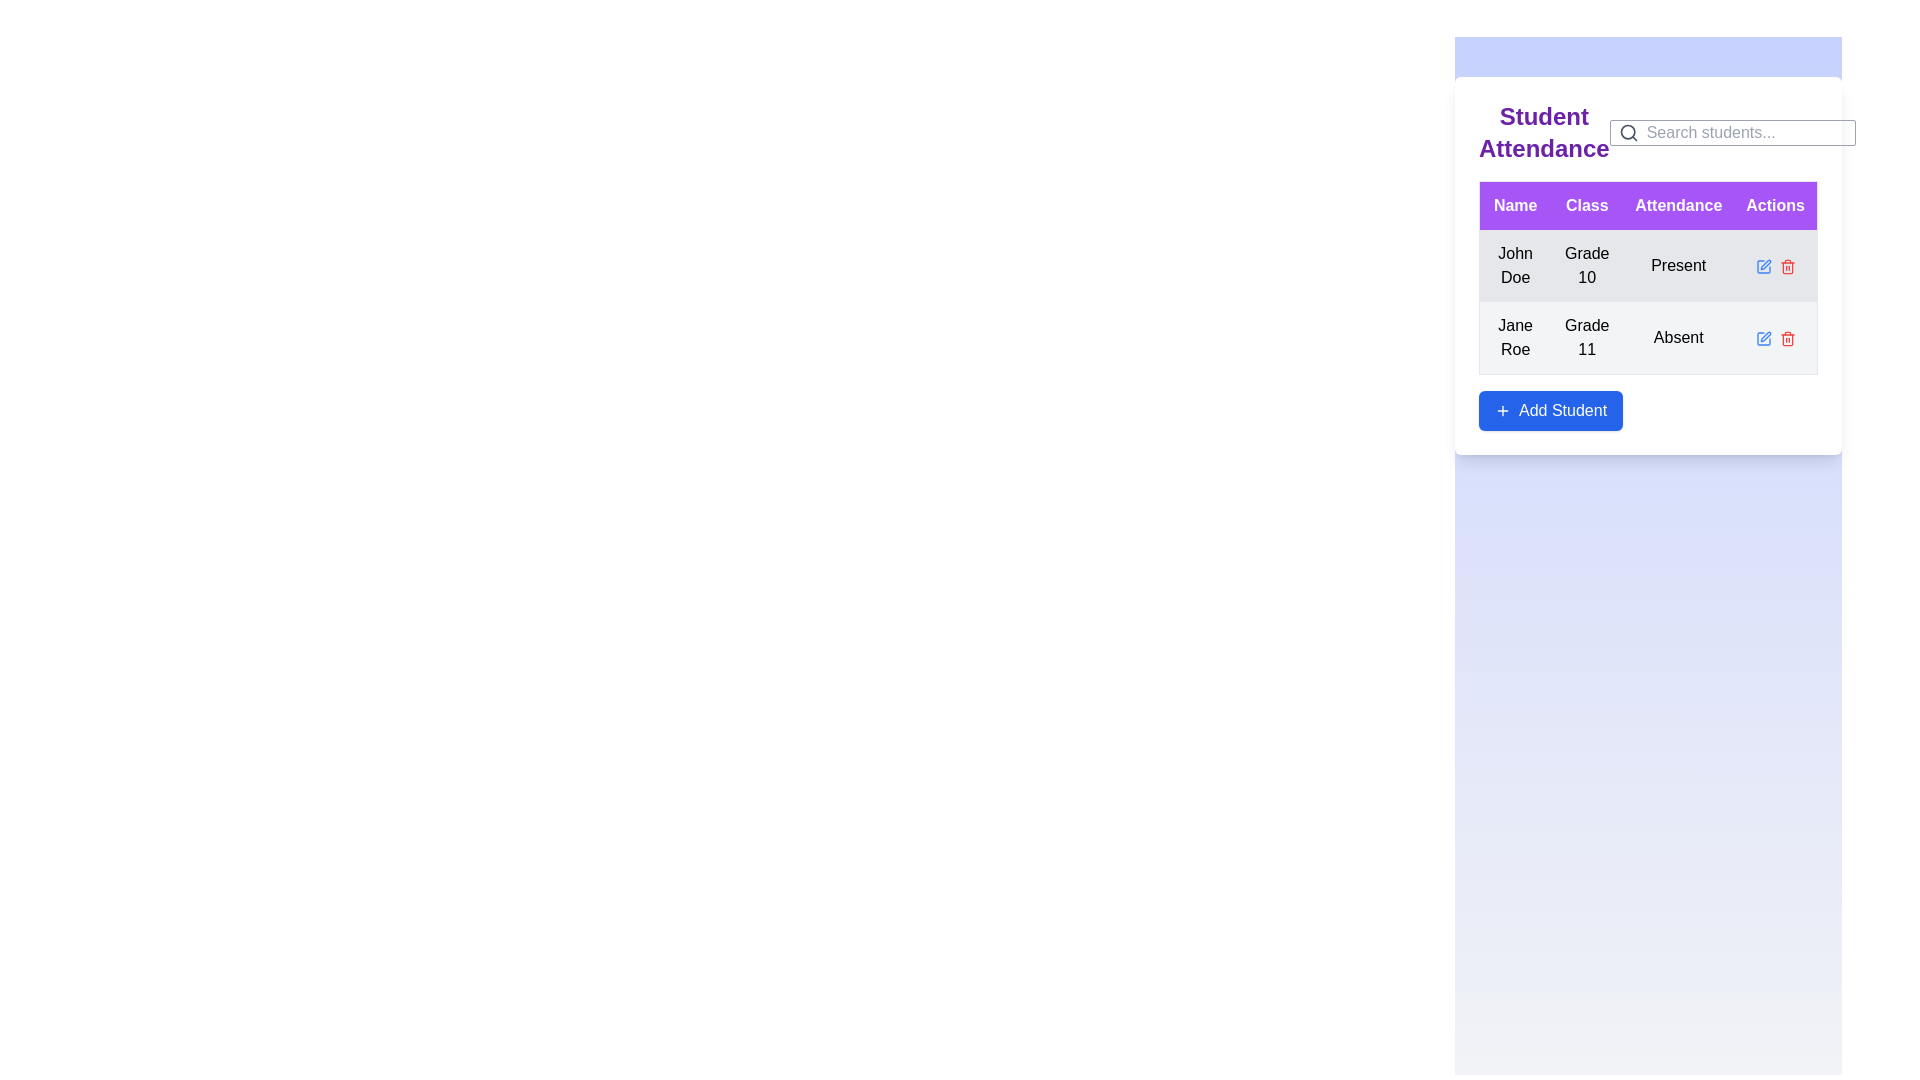  What do you see at coordinates (1763, 337) in the screenshot?
I see `the edit button located in the 'Actions' column of the second row in the 'Student Attendance' table, which precedes the red trash can icon` at bounding box center [1763, 337].